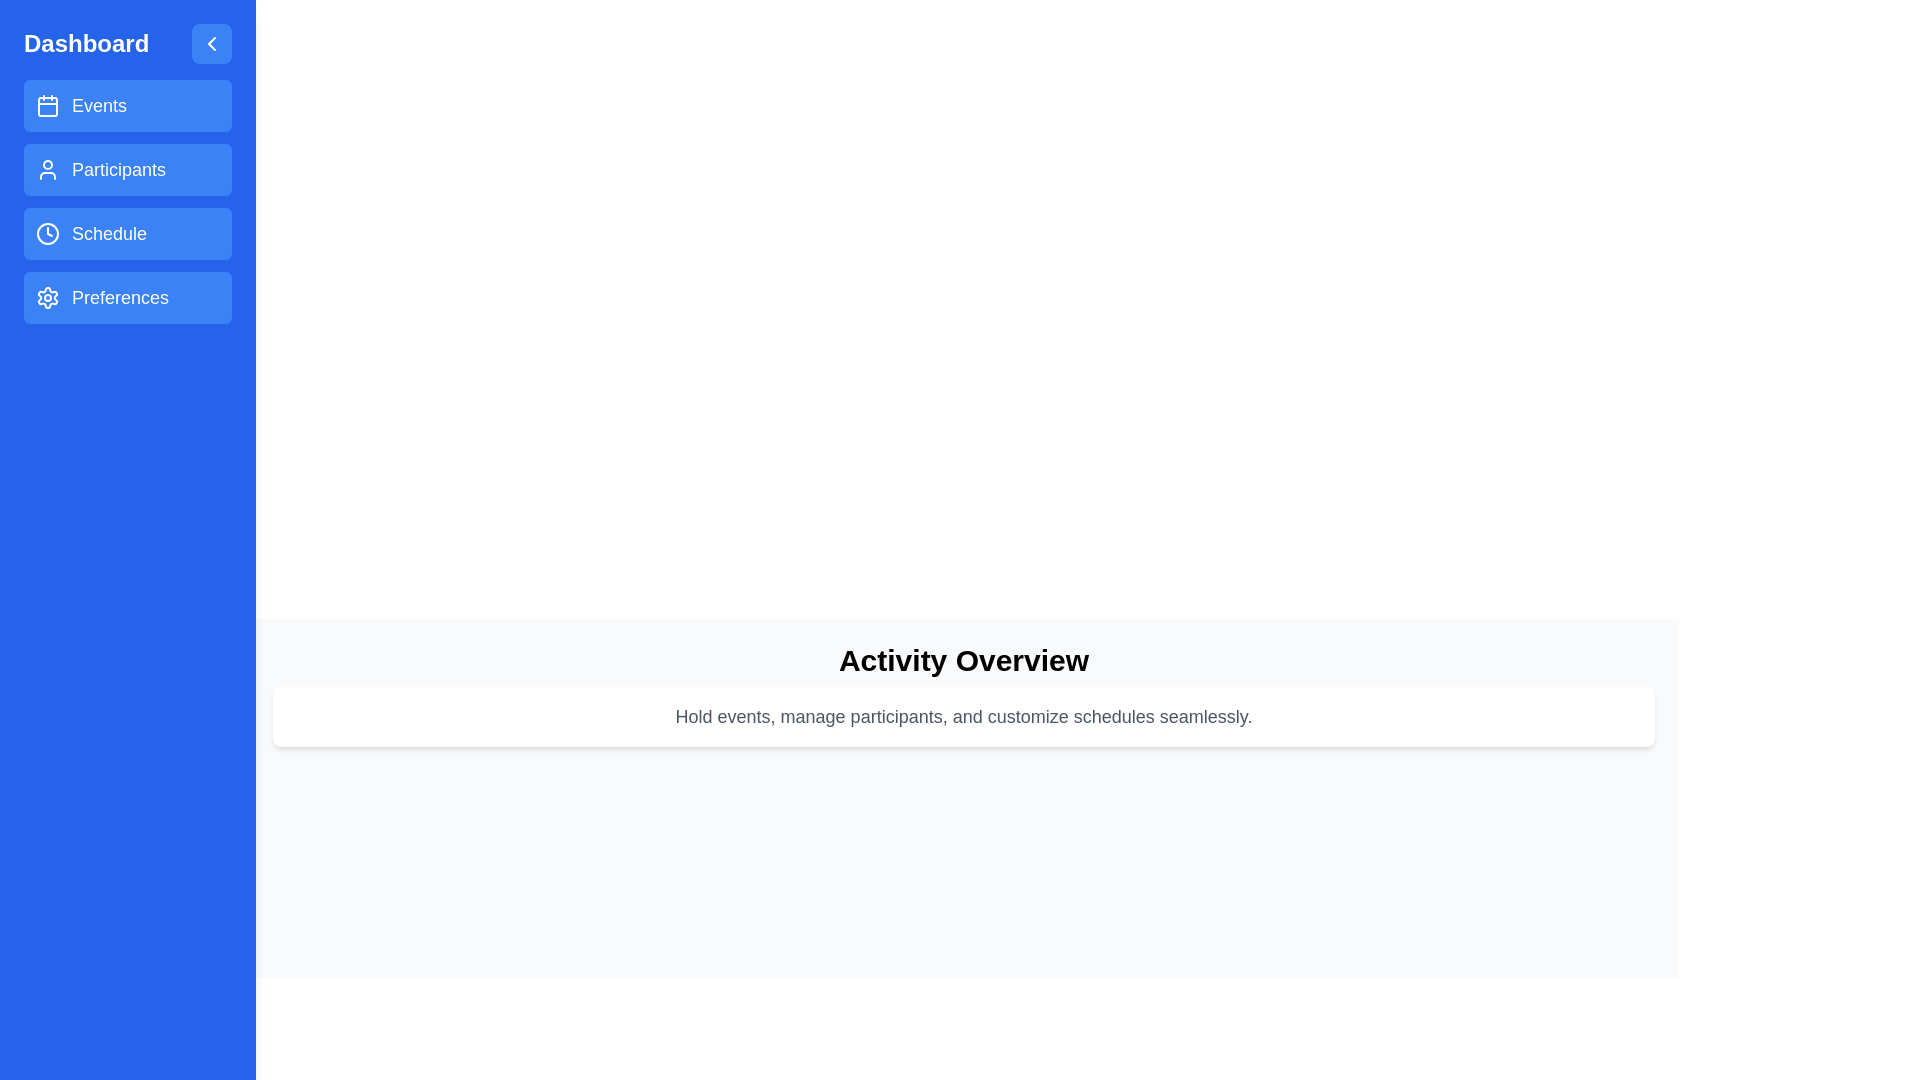 This screenshot has width=1920, height=1080. What do you see at coordinates (127, 297) in the screenshot?
I see `the menu option Preferences in the drawer` at bounding box center [127, 297].